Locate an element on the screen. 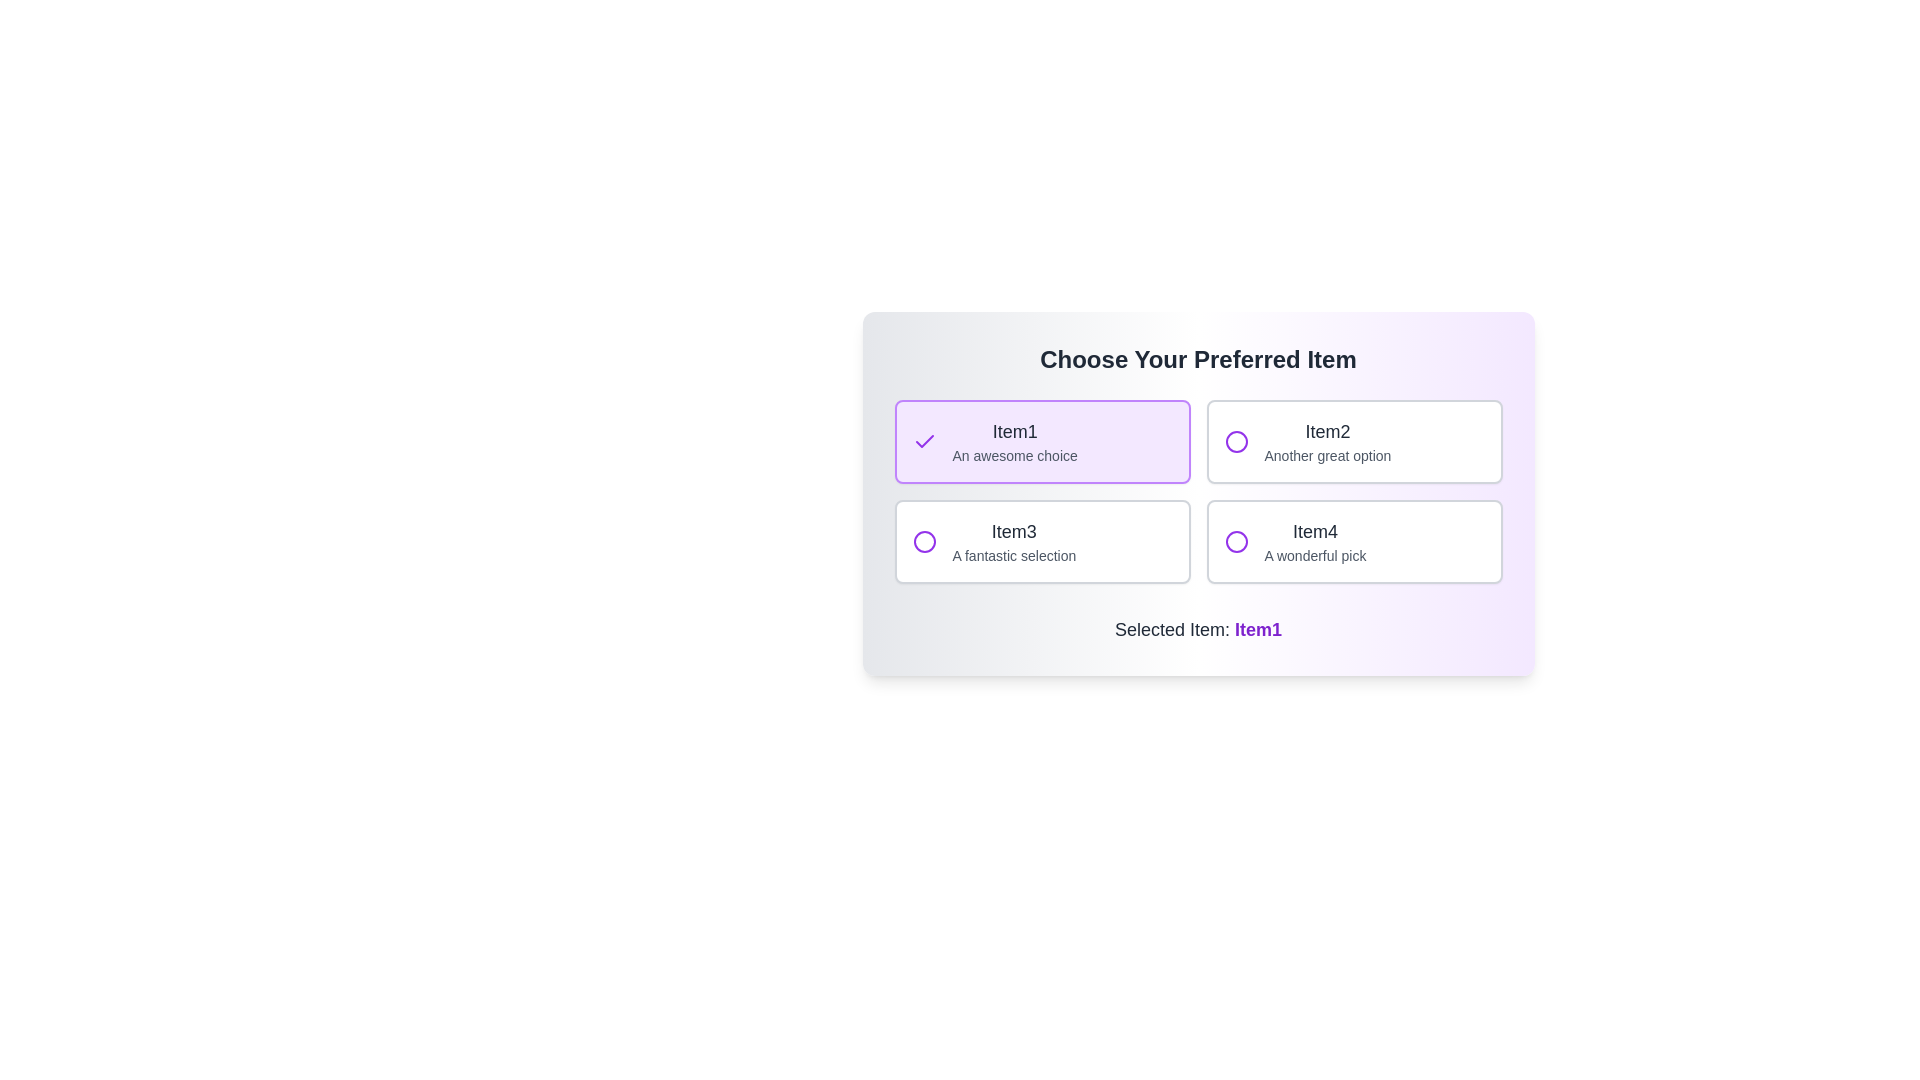 The width and height of the screenshot is (1920, 1080). the purple checkmark icon located in the top left of the 'Item1' card within a four-card grid layout is located at coordinates (923, 441).